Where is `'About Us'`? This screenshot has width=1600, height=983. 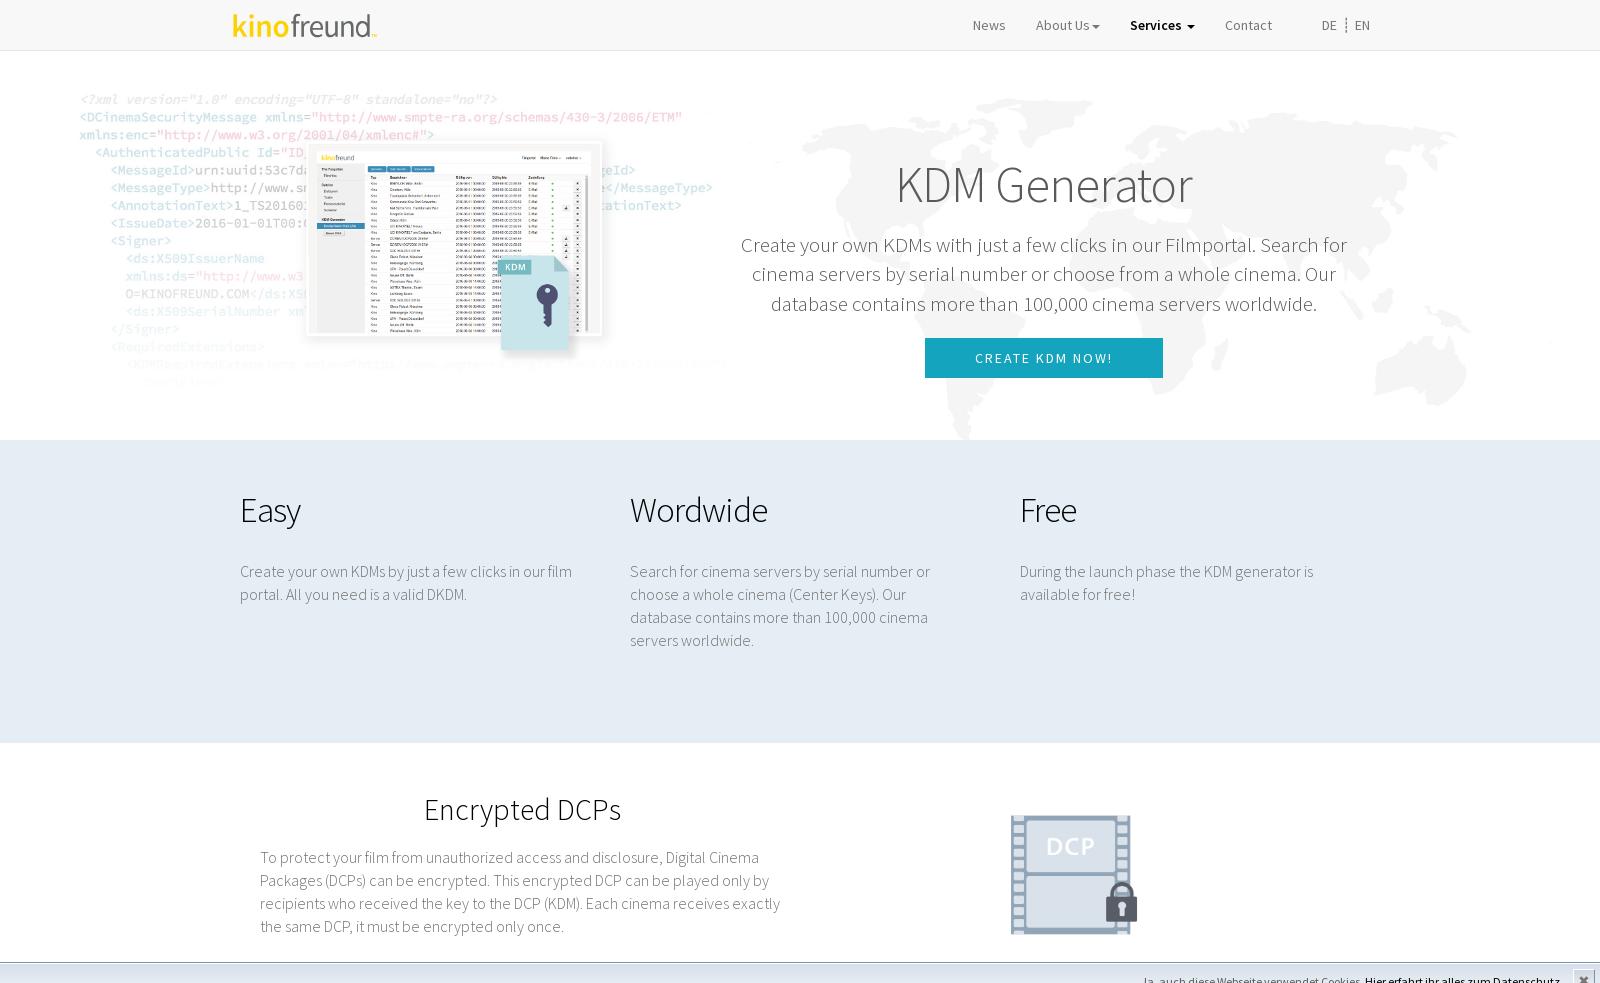
'About Us' is located at coordinates (1063, 44).